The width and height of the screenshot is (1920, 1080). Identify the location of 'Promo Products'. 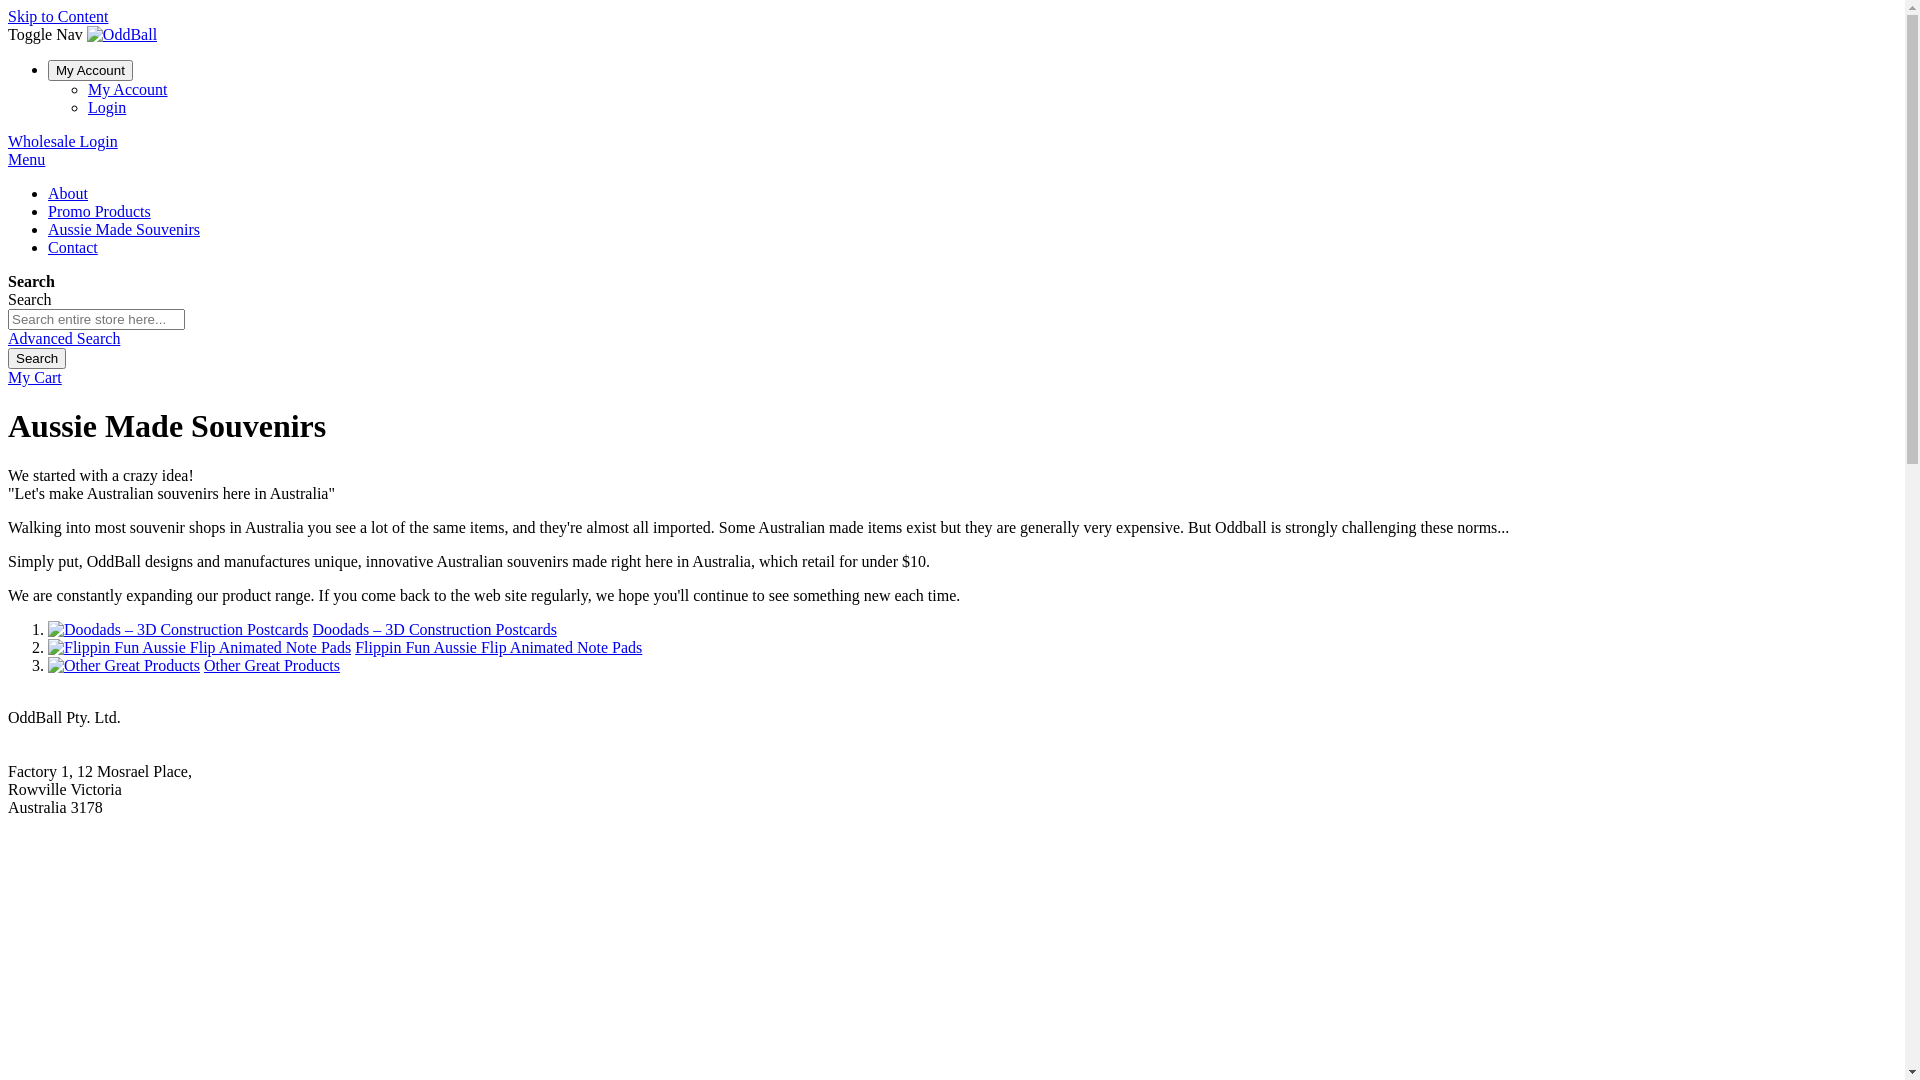
(48, 211).